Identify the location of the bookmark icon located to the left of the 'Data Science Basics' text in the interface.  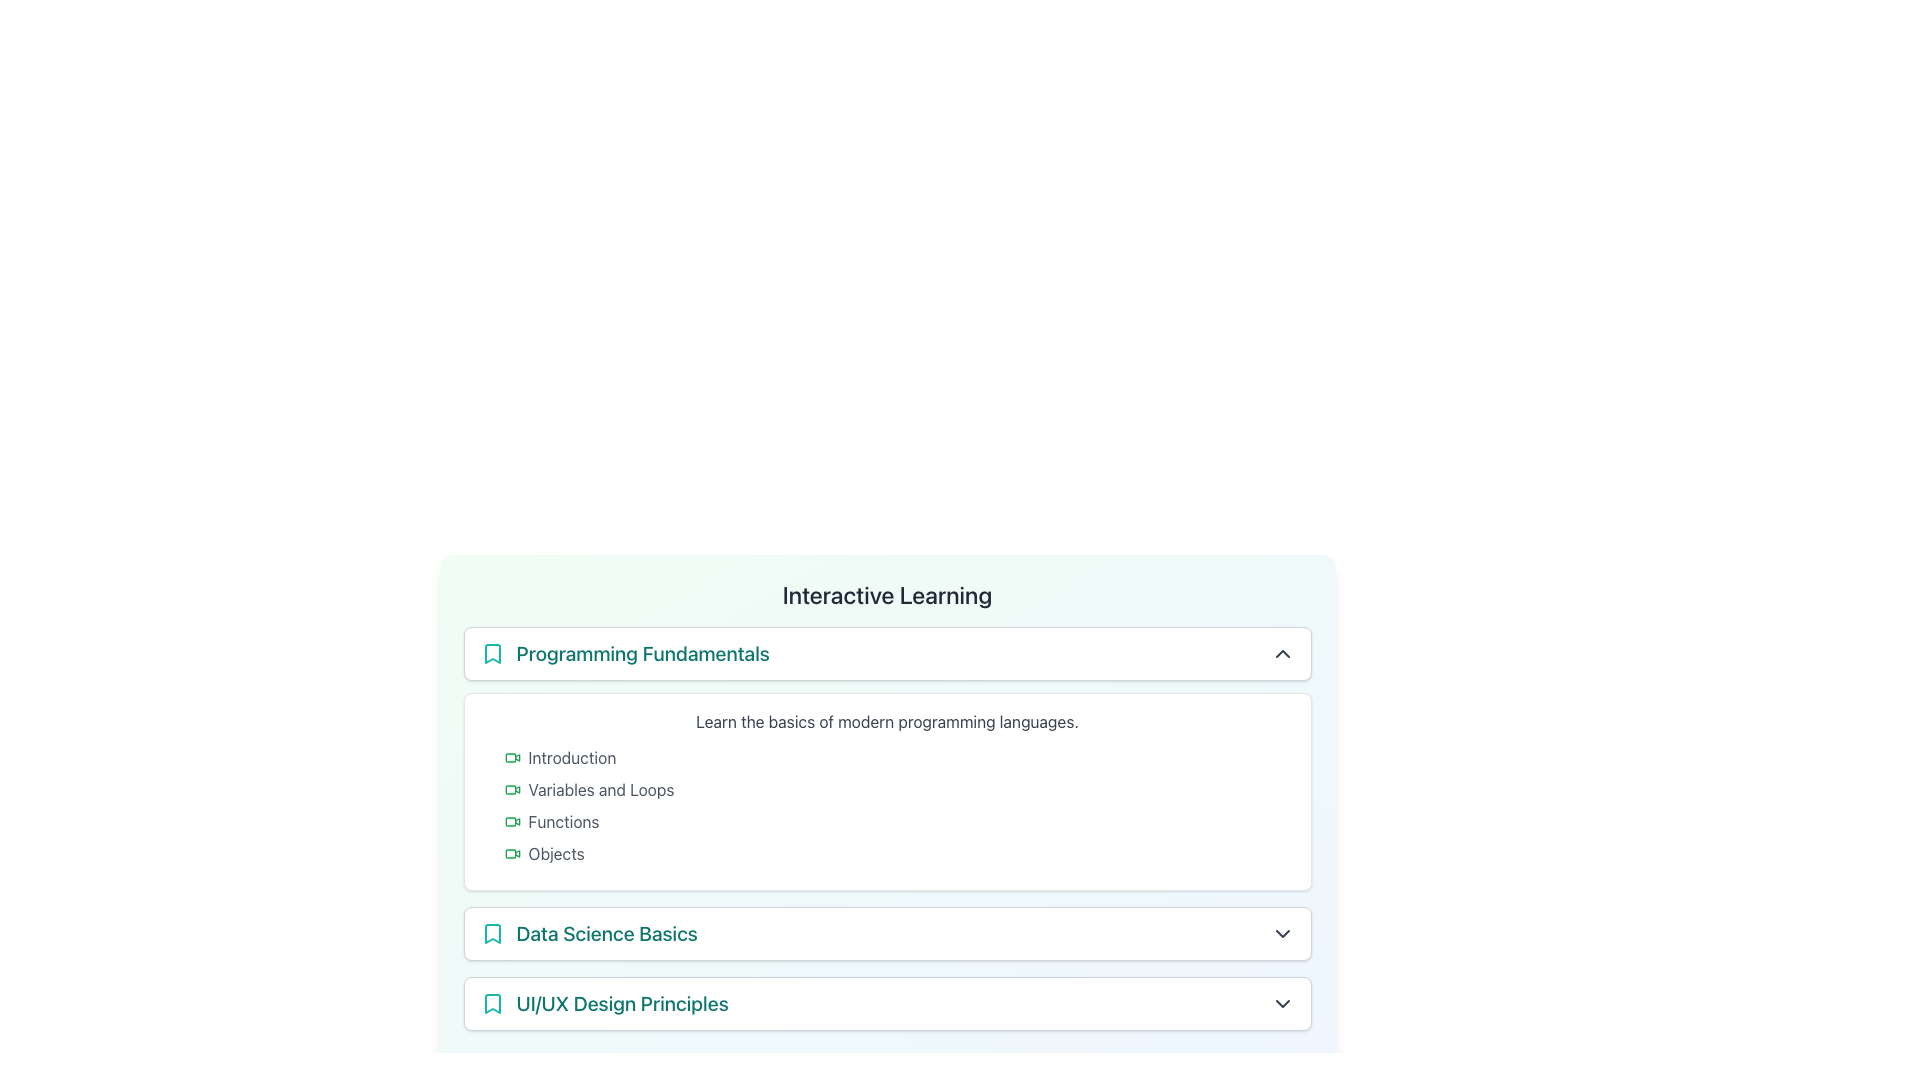
(492, 933).